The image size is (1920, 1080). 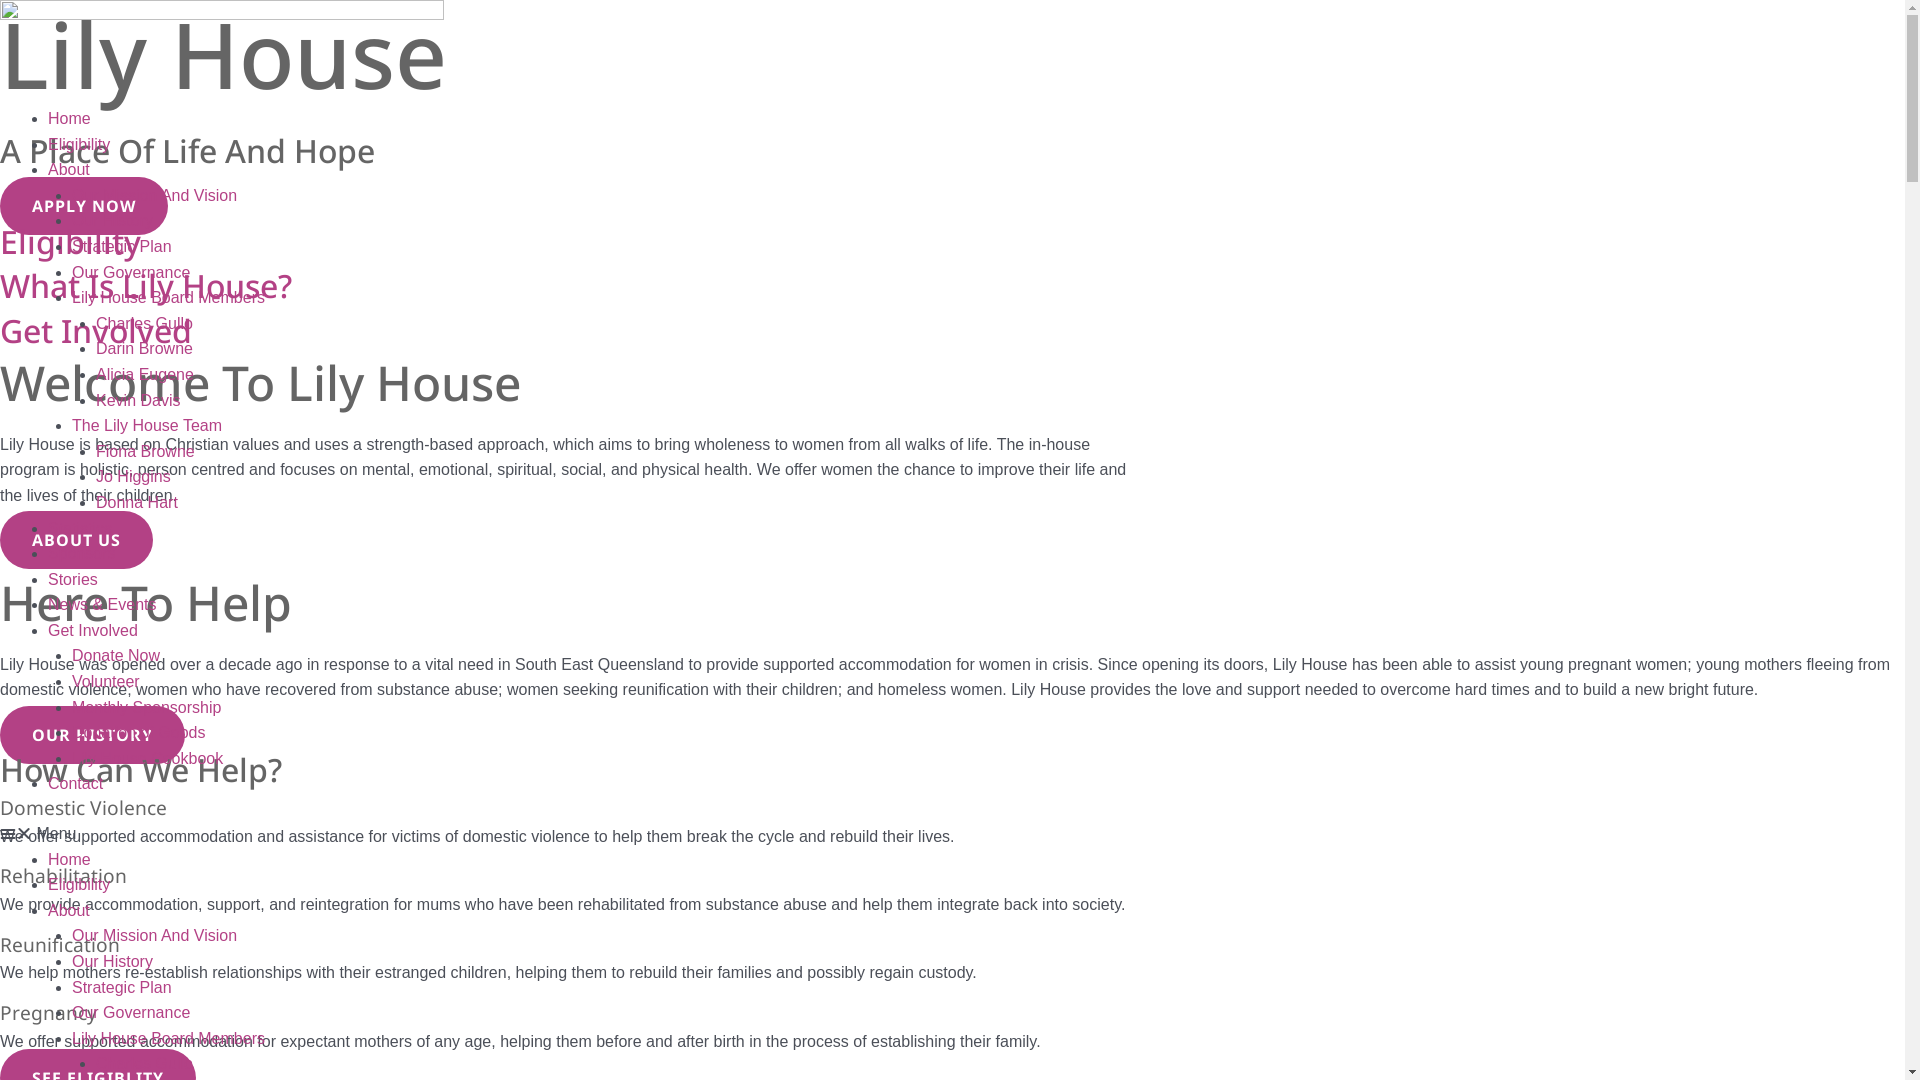 I want to click on 'Monthly Sponsorship', so click(x=145, y=706).